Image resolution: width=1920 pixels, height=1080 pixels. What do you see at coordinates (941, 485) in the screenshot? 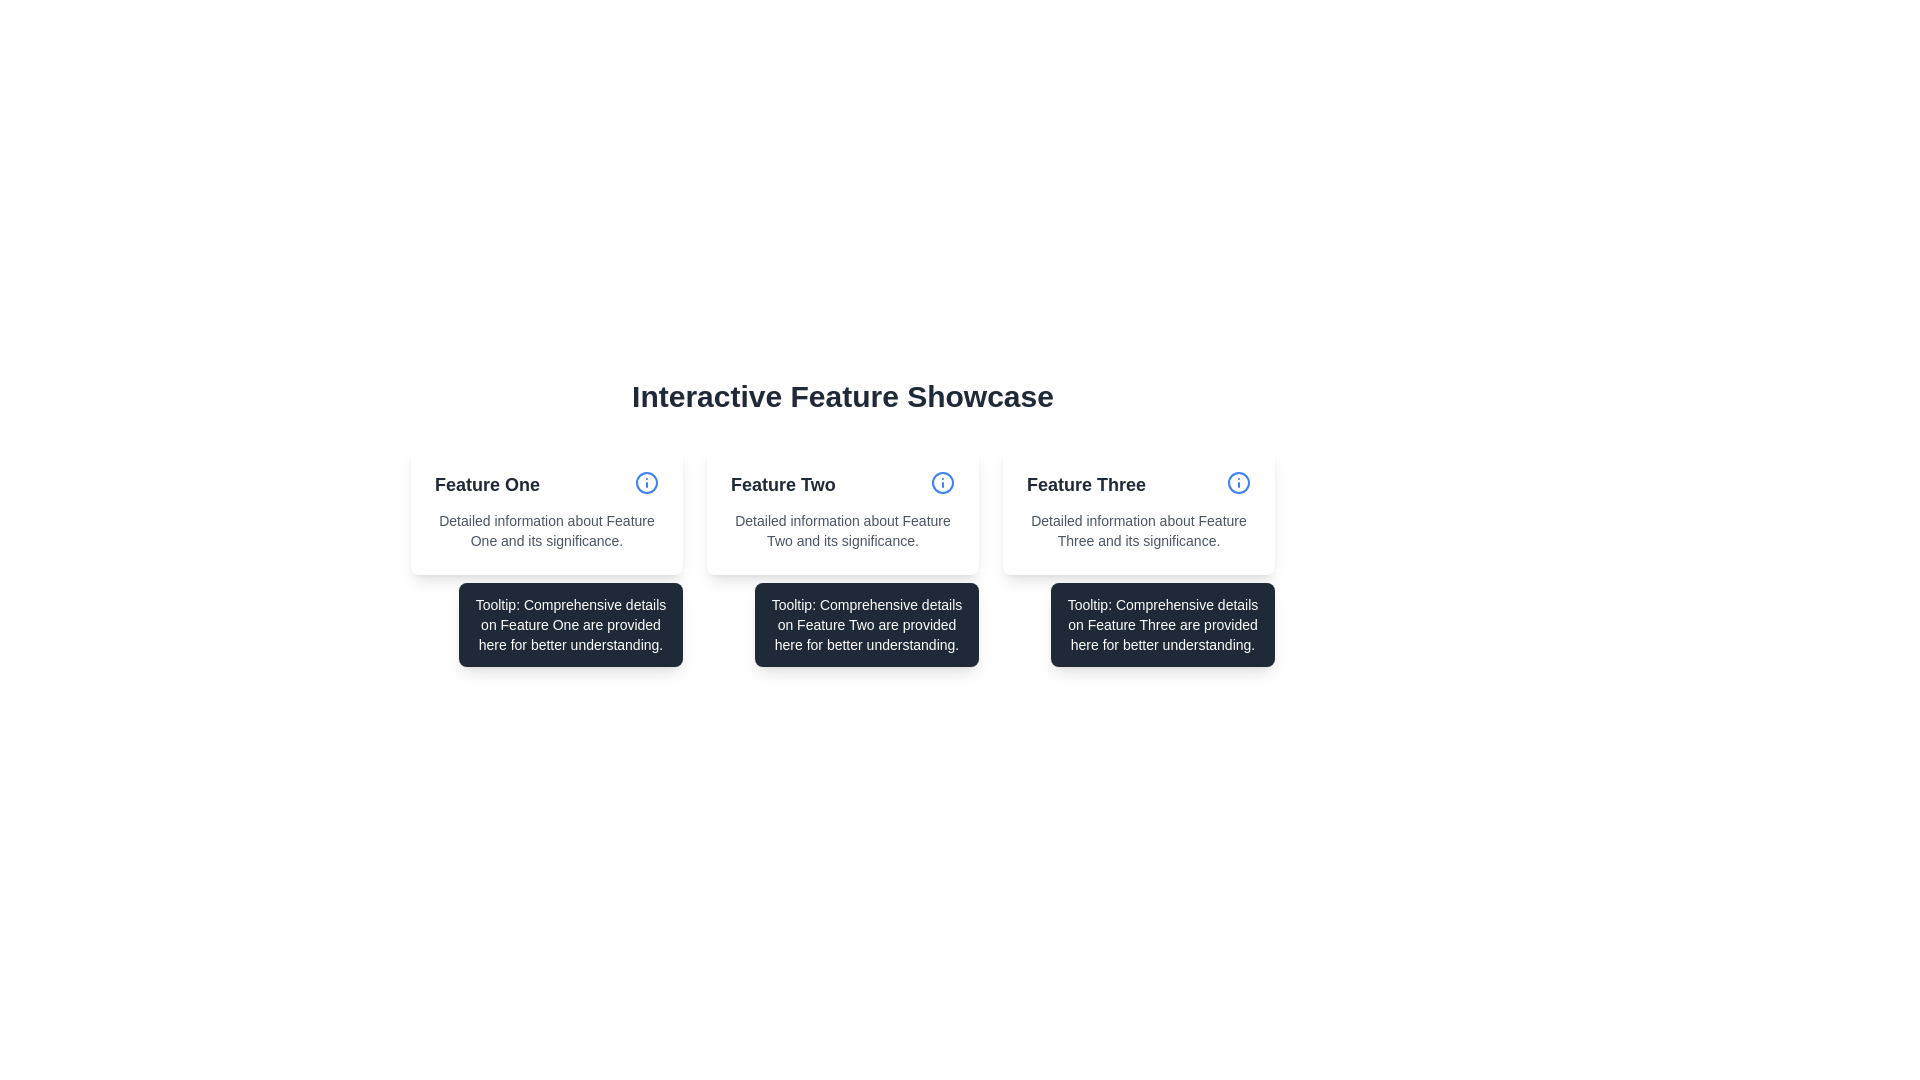
I see `the blue circular icon with a stroke and dot pattern, which is aligned to the right of the 'Feature Two' header` at bounding box center [941, 485].